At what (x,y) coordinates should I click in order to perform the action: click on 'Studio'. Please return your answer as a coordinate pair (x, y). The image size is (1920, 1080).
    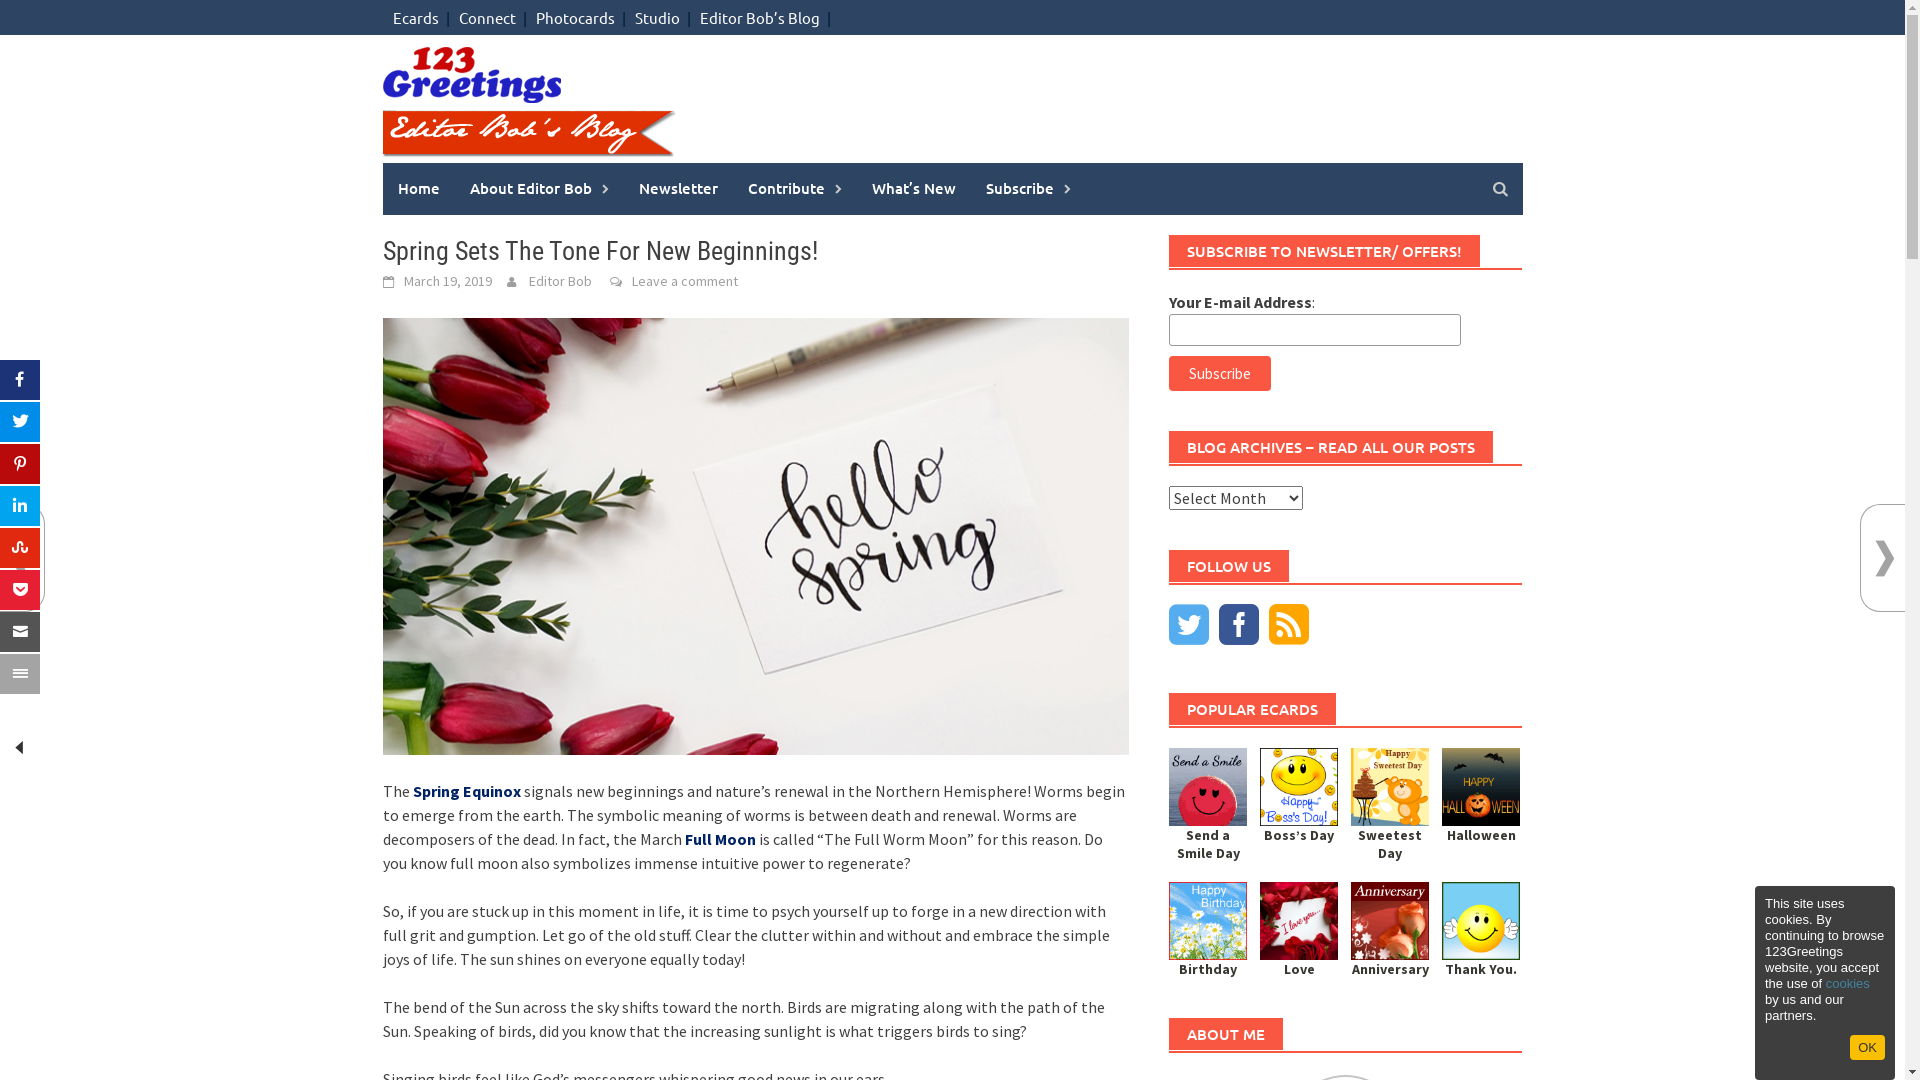
    Looking at the image, I should click on (623, 17).